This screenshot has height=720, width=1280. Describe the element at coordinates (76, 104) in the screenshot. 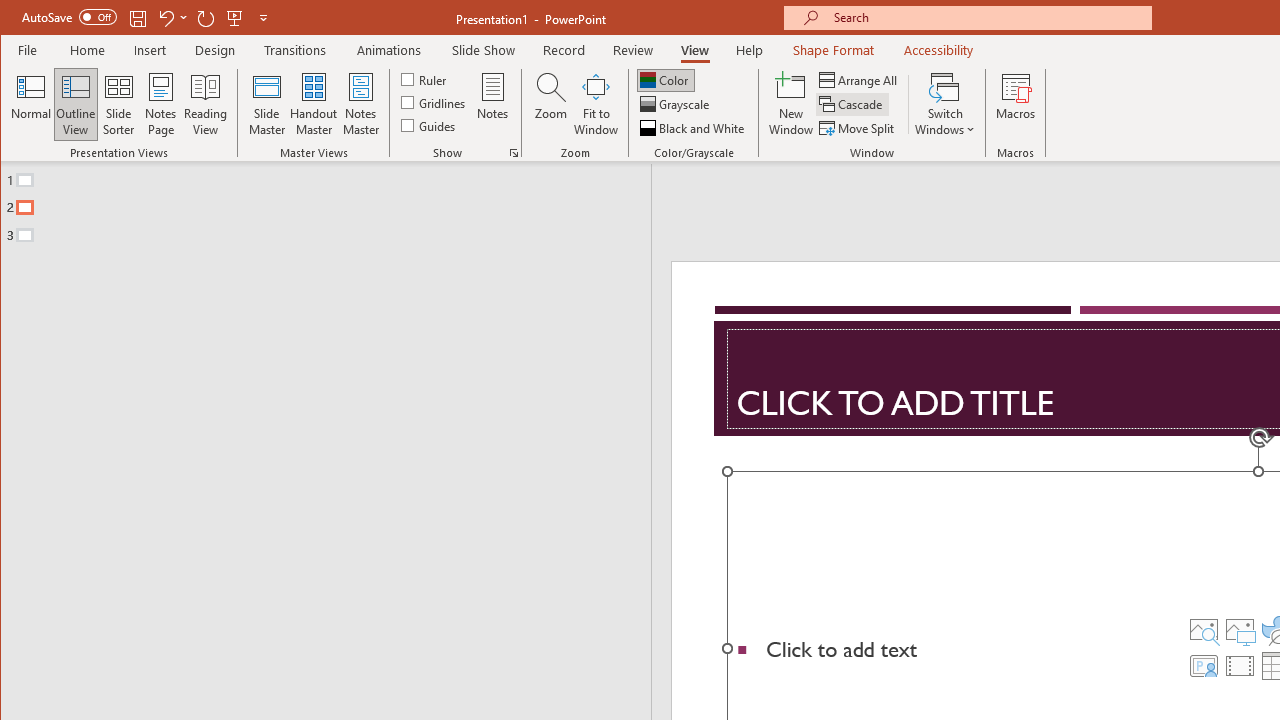

I see `'Outline View'` at that location.